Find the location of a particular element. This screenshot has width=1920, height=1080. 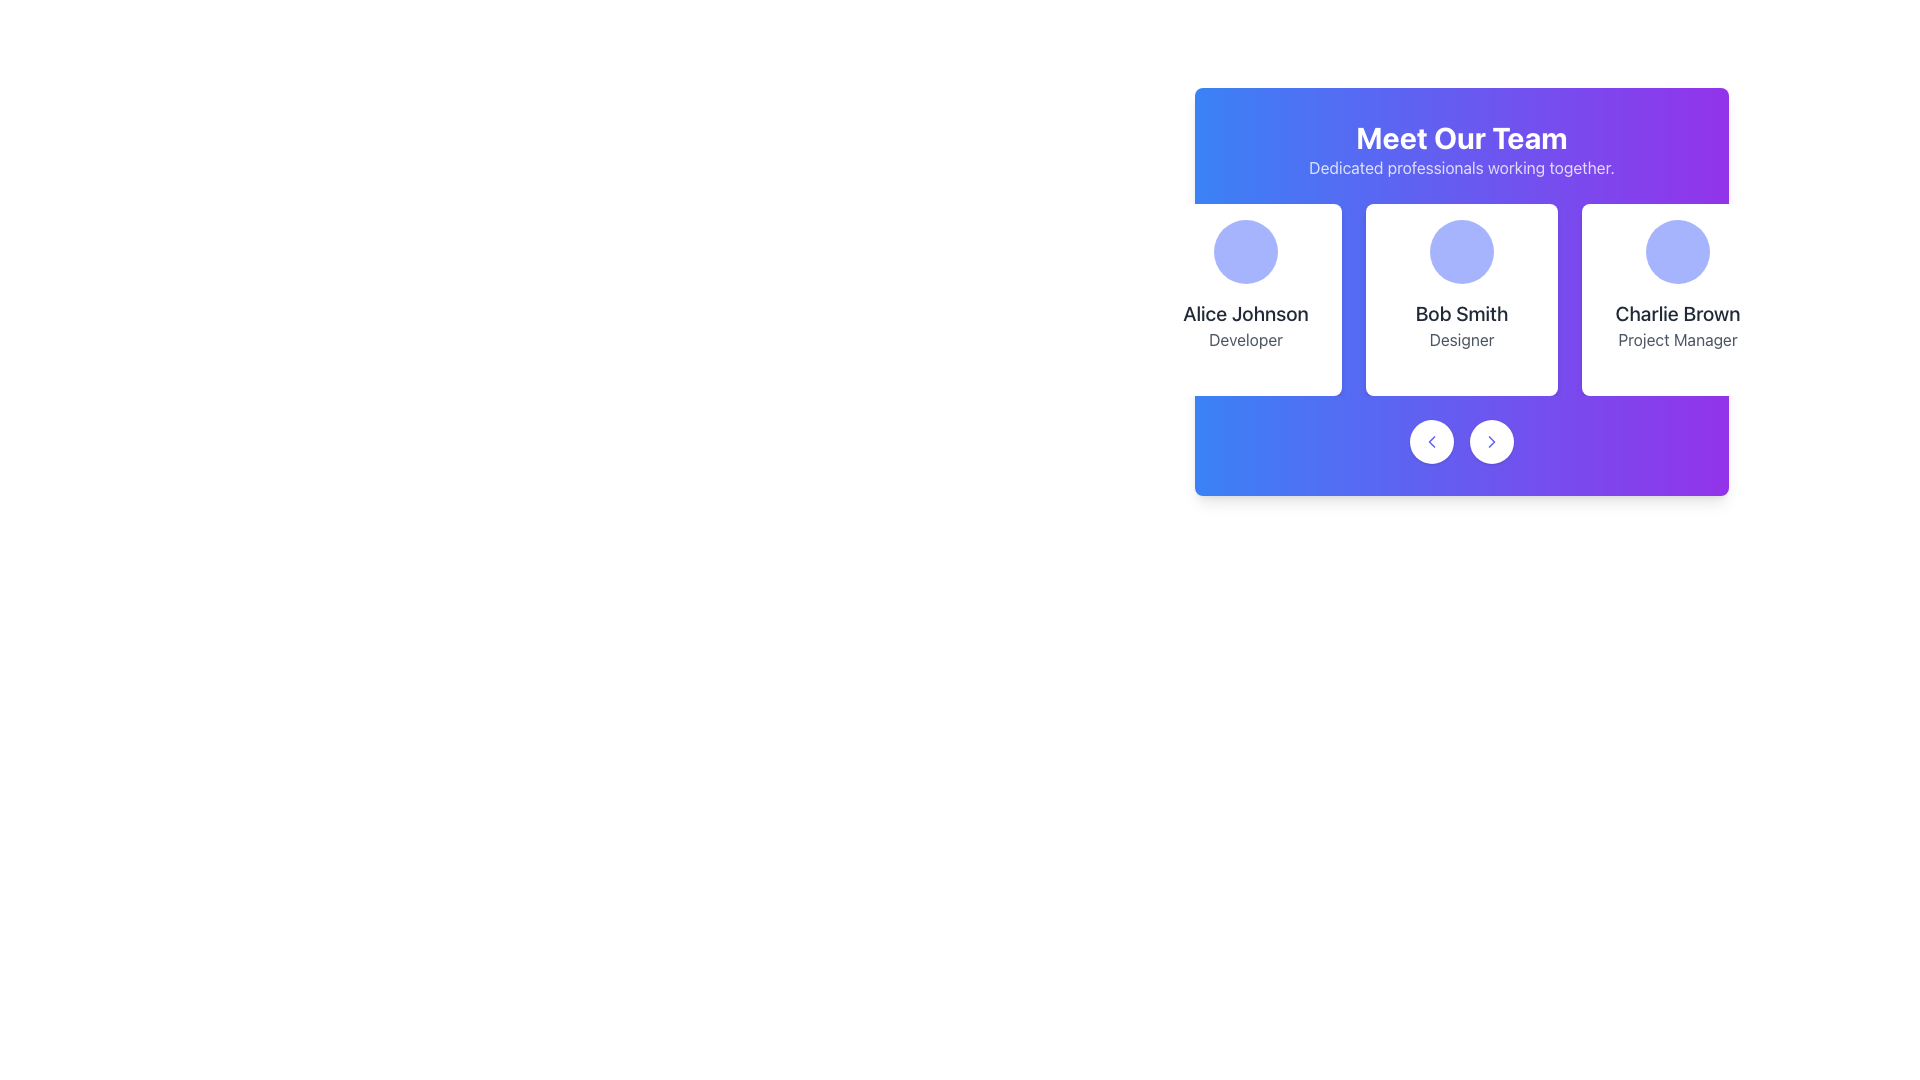

the Decorative Circle which serves as a profile image placeholder located at the top of the card for Alice Johnson, a Developer is located at coordinates (1245, 250).